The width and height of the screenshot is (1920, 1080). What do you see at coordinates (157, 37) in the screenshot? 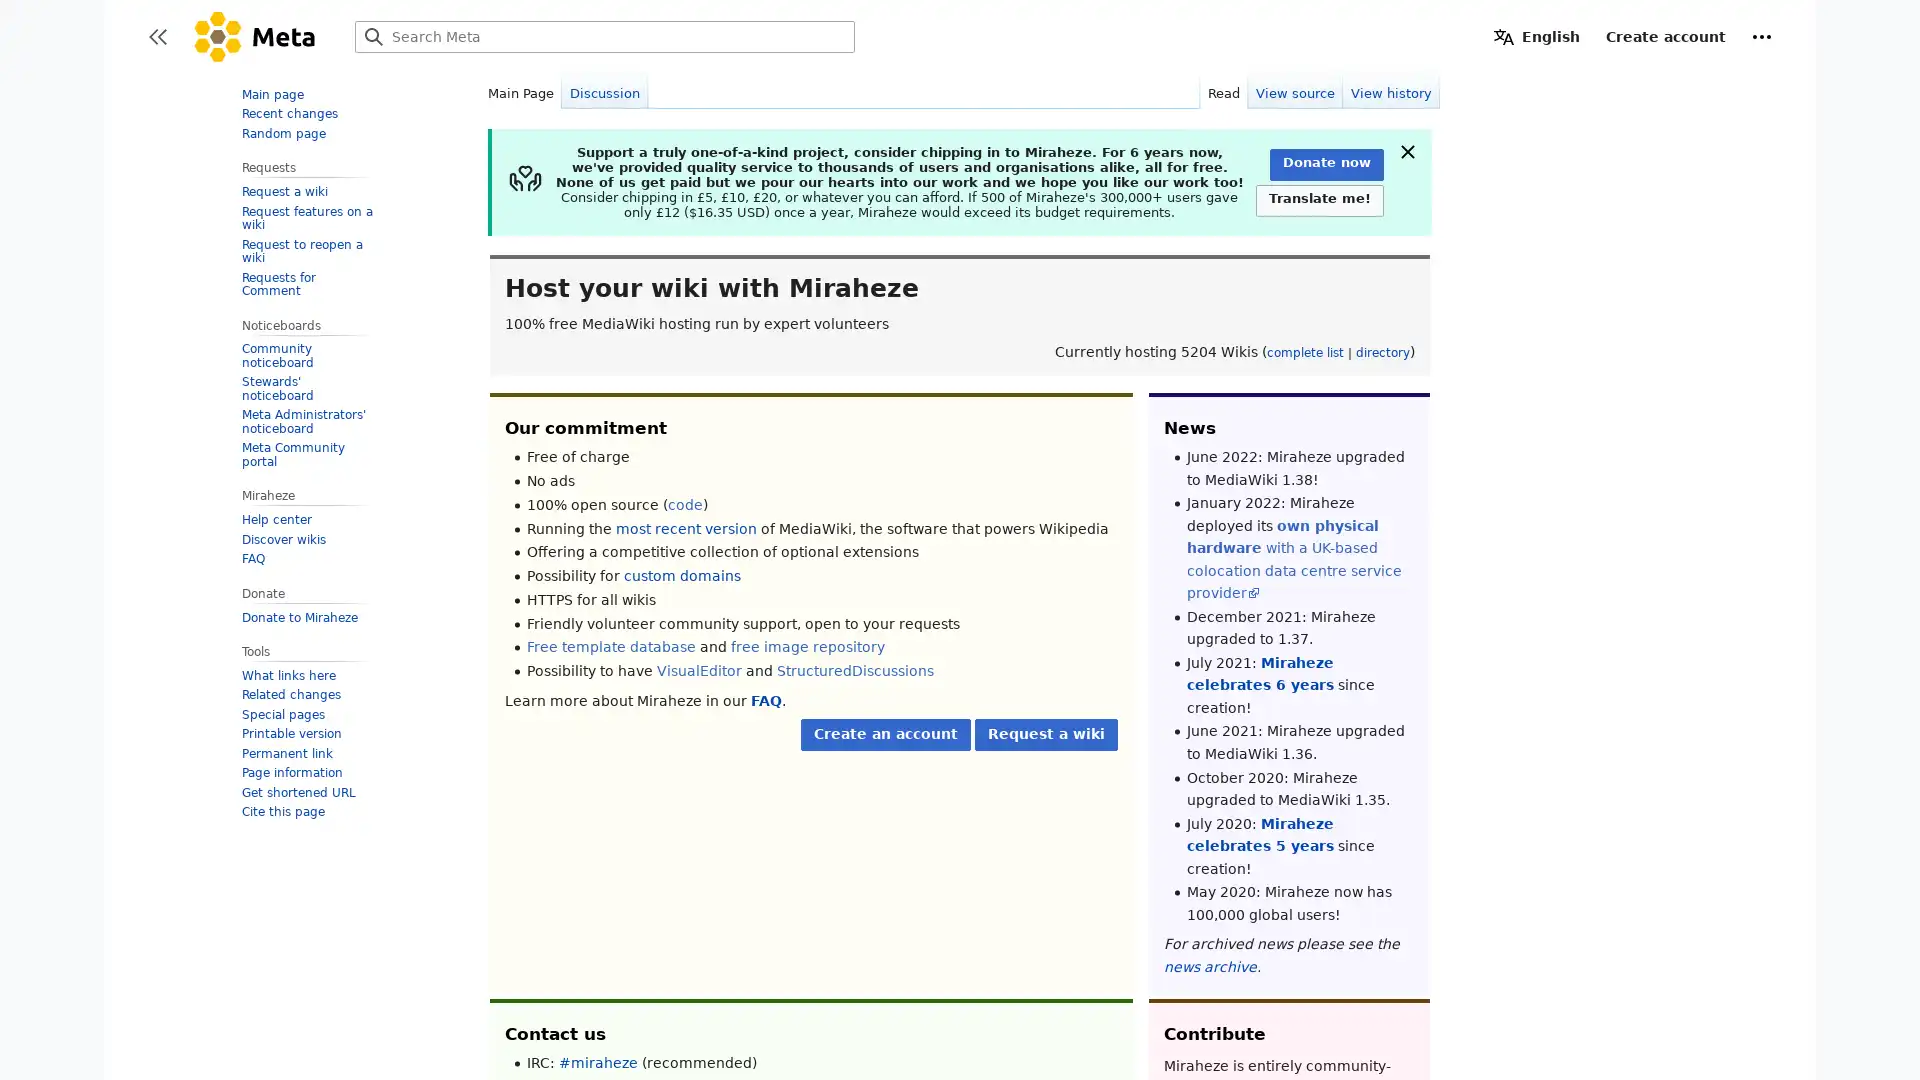
I see `Toggle sidebar` at bounding box center [157, 37].